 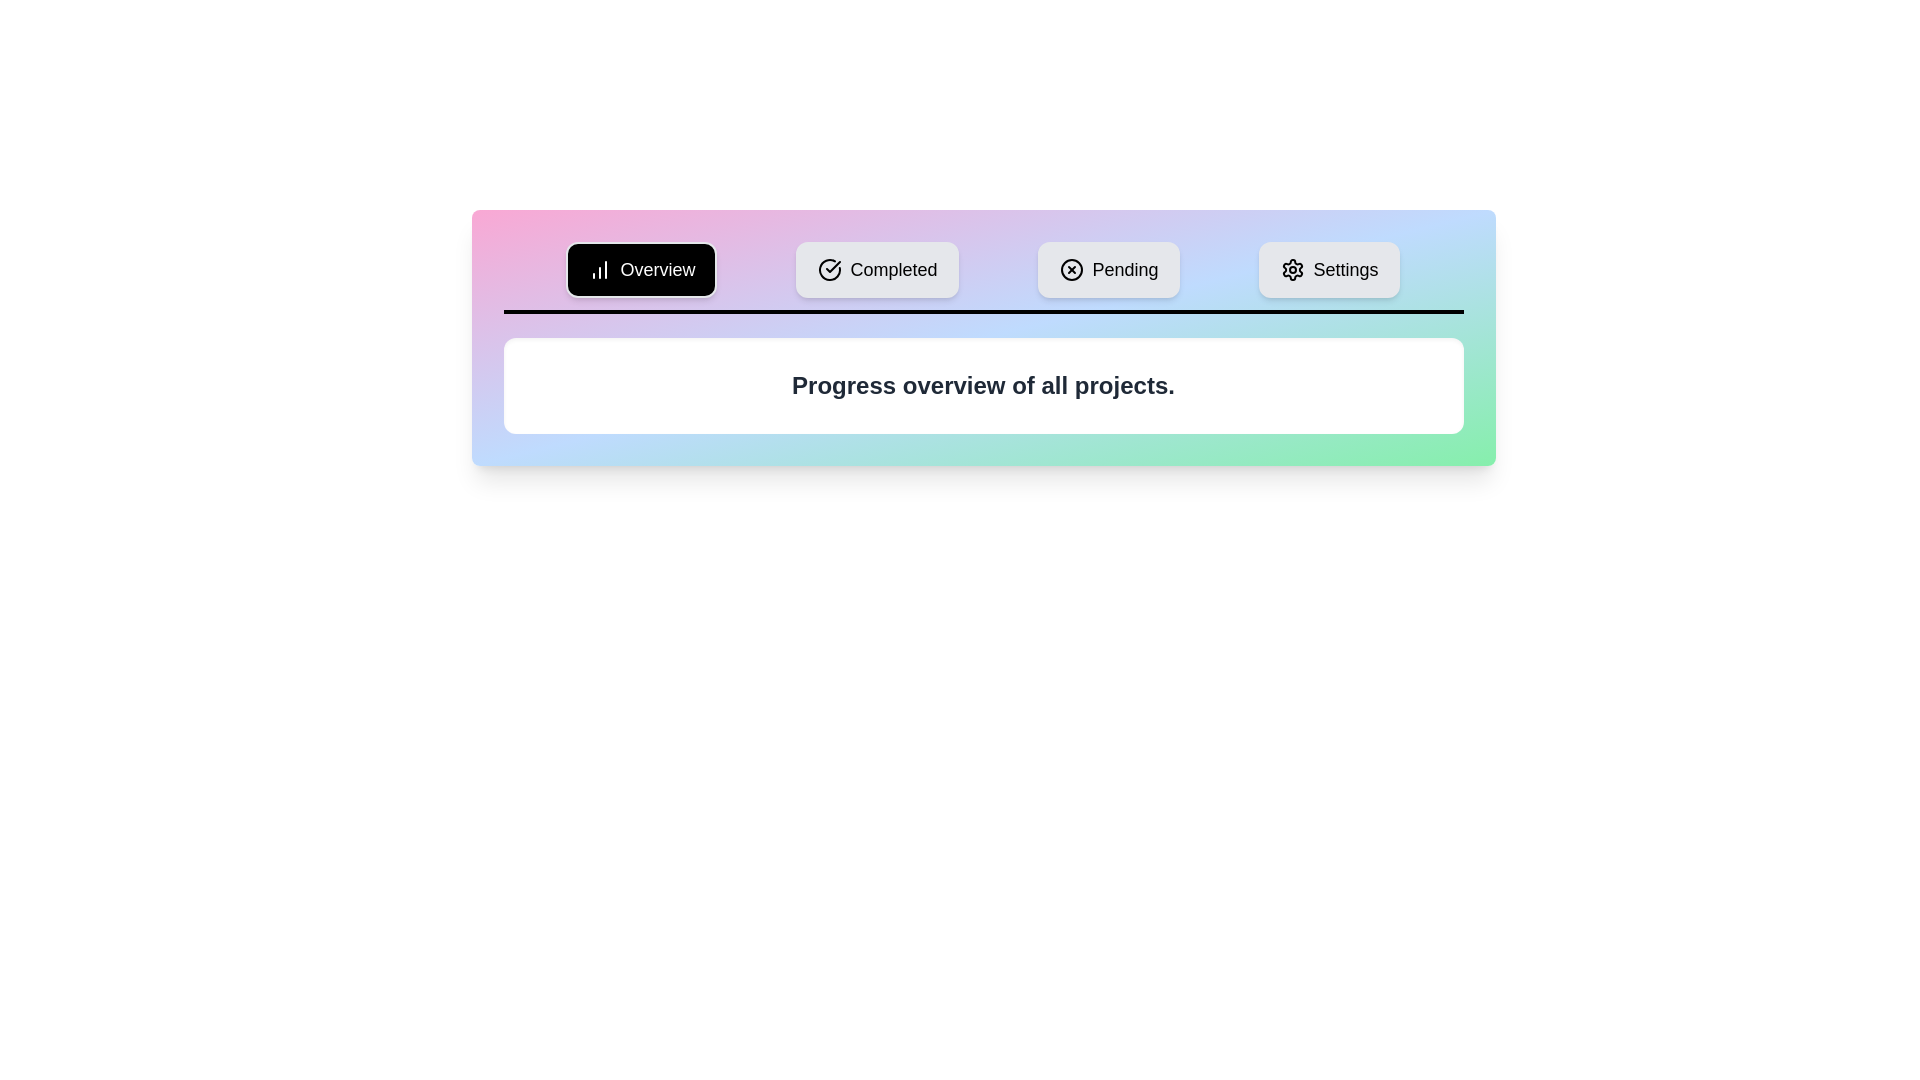 I want to click on the area displaying the text content, which is currently 'Progress overview of all projects.', so click(x=983, y=385).